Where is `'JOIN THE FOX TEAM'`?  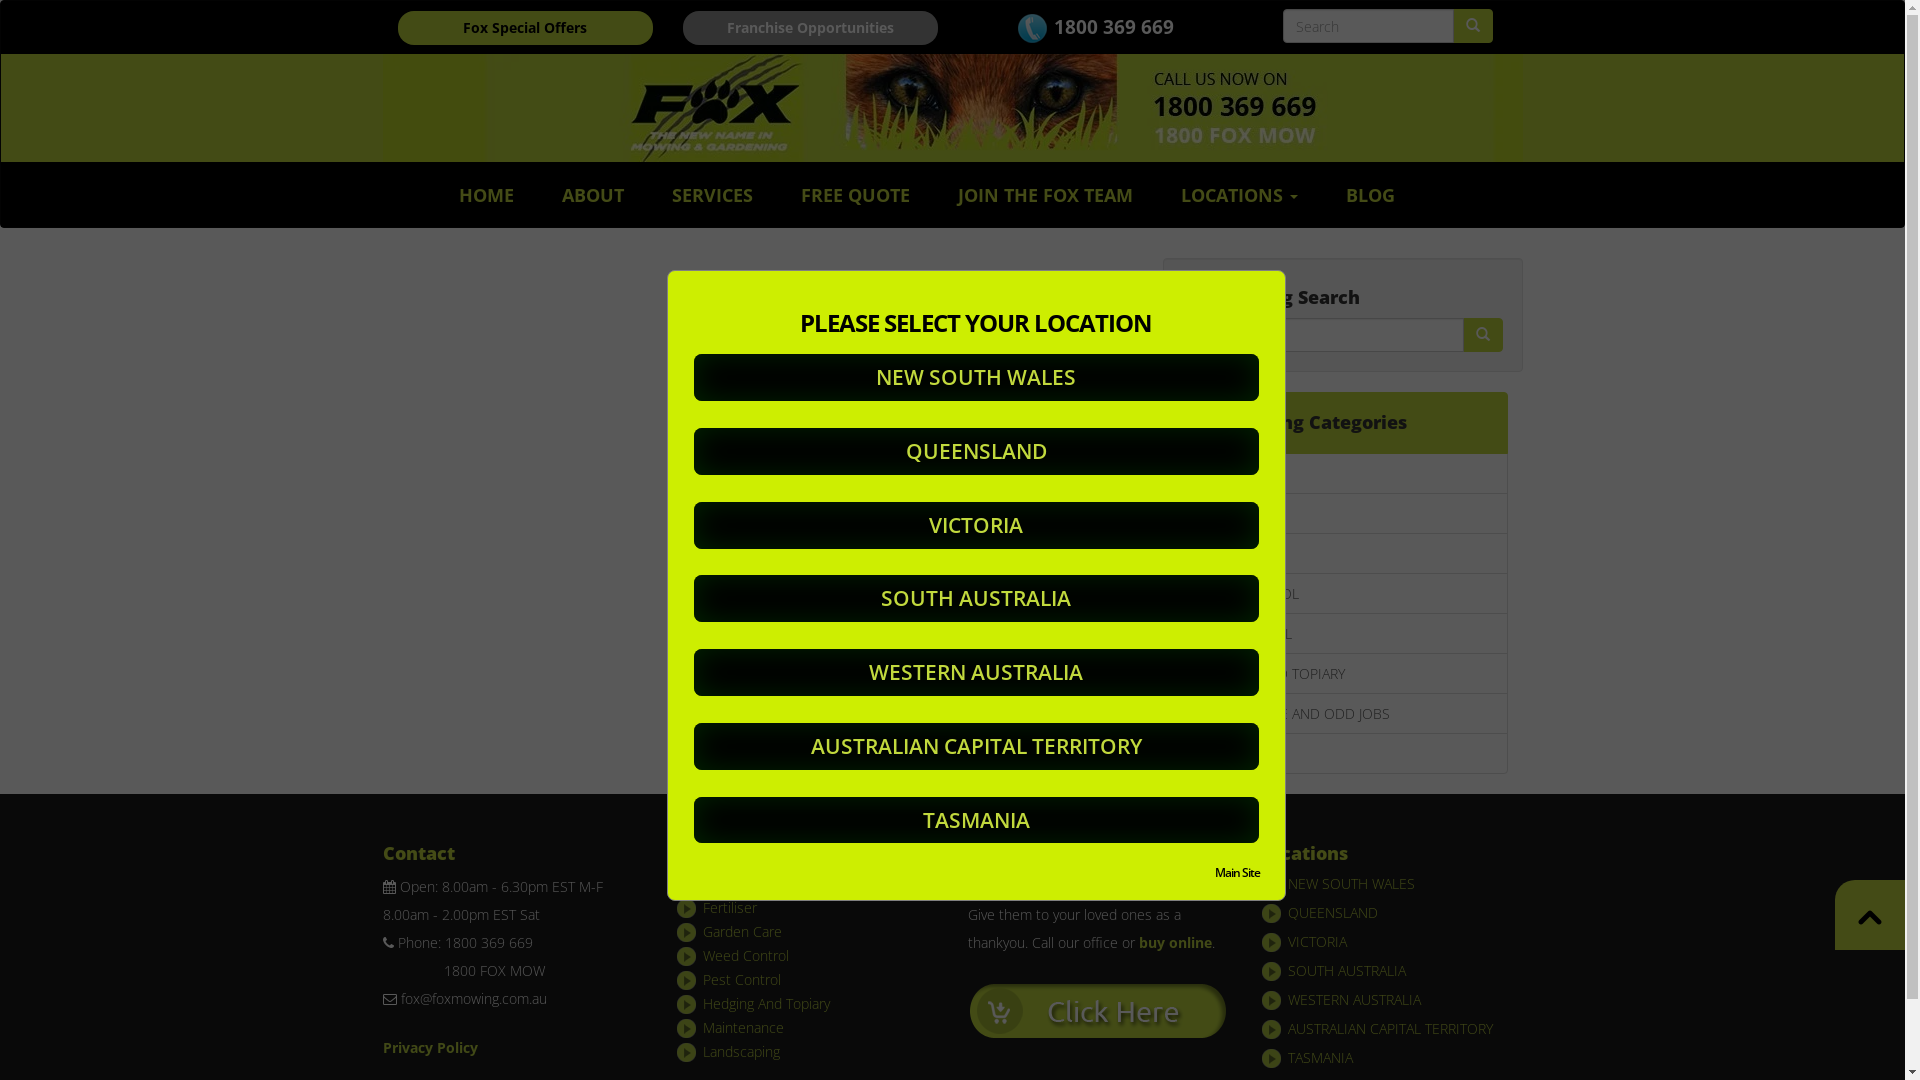 'JOIN THE FOX TEAM' is located at coordinates (1044, 195).